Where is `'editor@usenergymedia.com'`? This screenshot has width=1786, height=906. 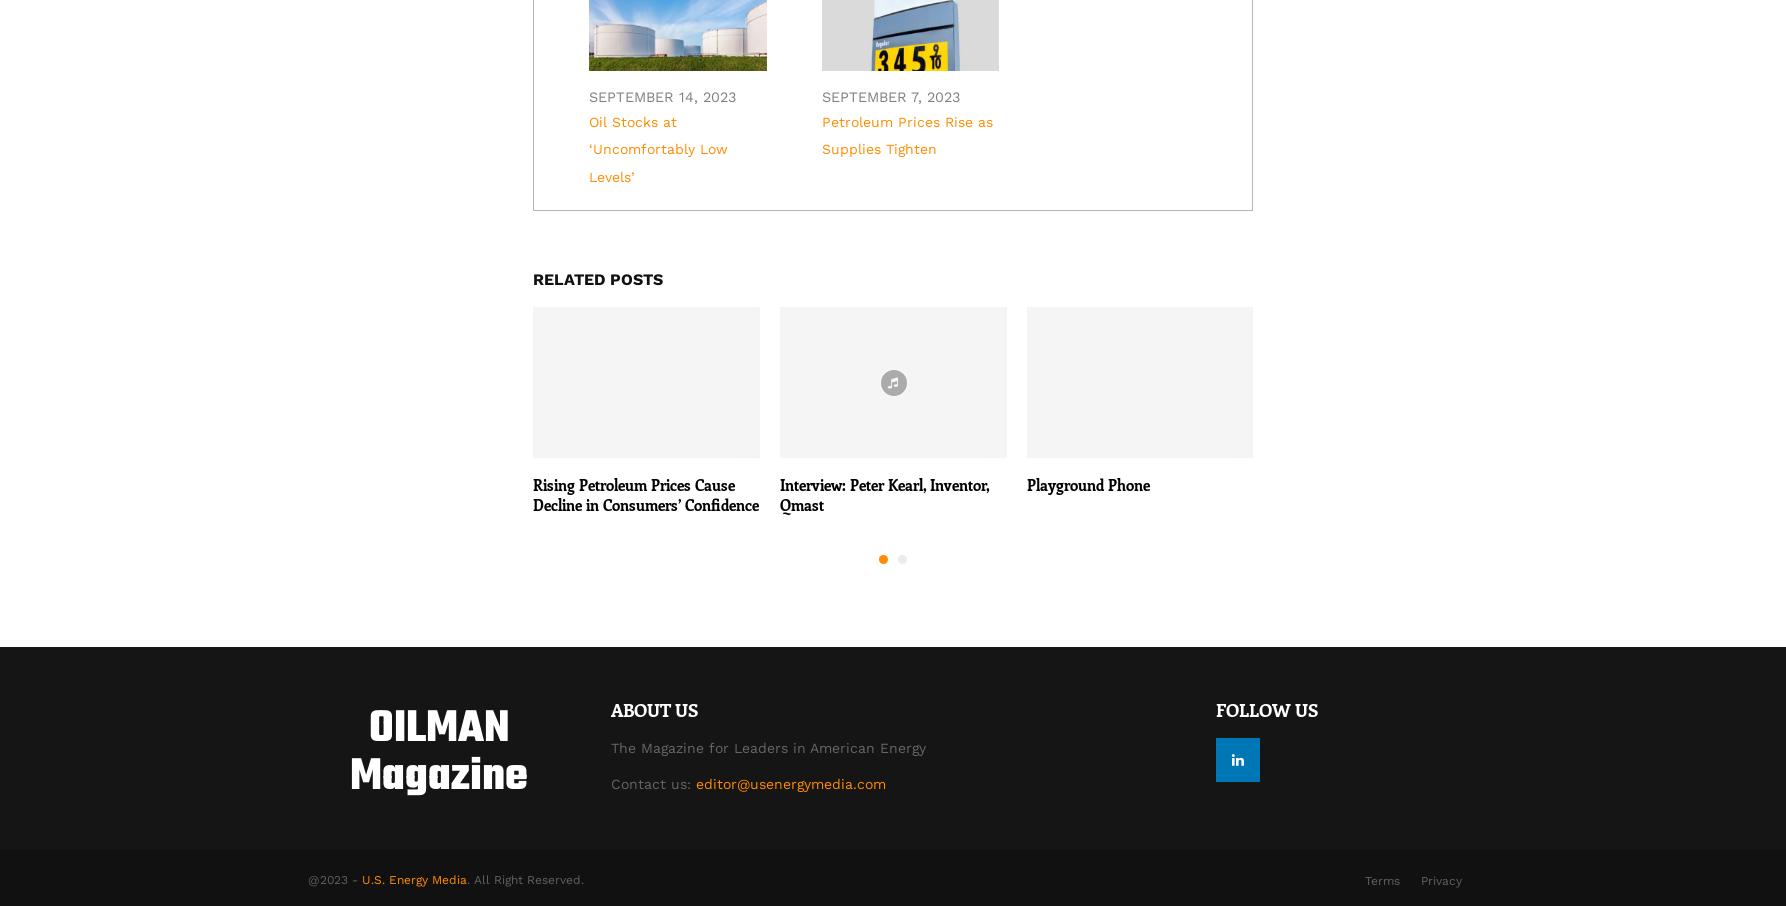
'editor@usenergymedia.com' is located at coordinates (788, 783).